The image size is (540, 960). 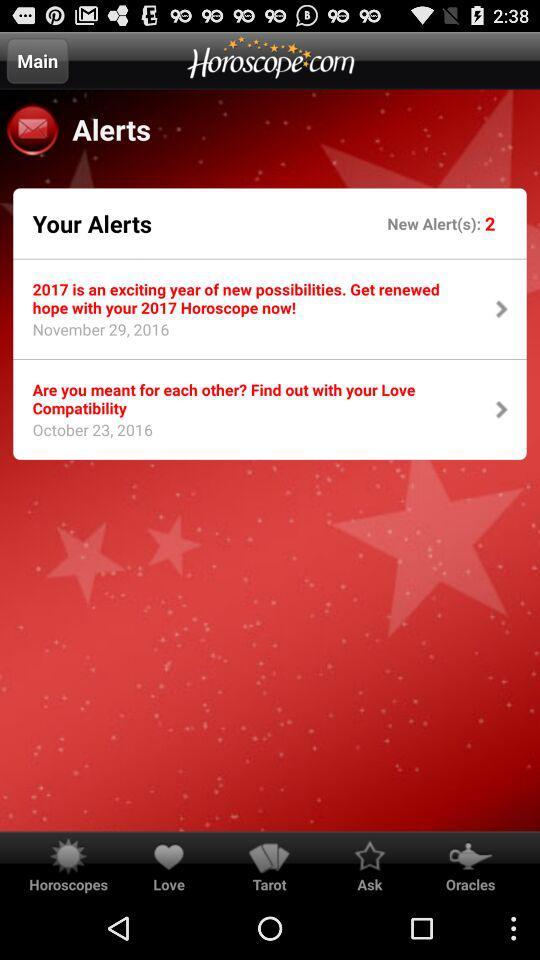 What do you see at coordinates (435, 223) in the screenshot?
I see `item to the right of the your alerts icon` at bounding box center [435, 223].